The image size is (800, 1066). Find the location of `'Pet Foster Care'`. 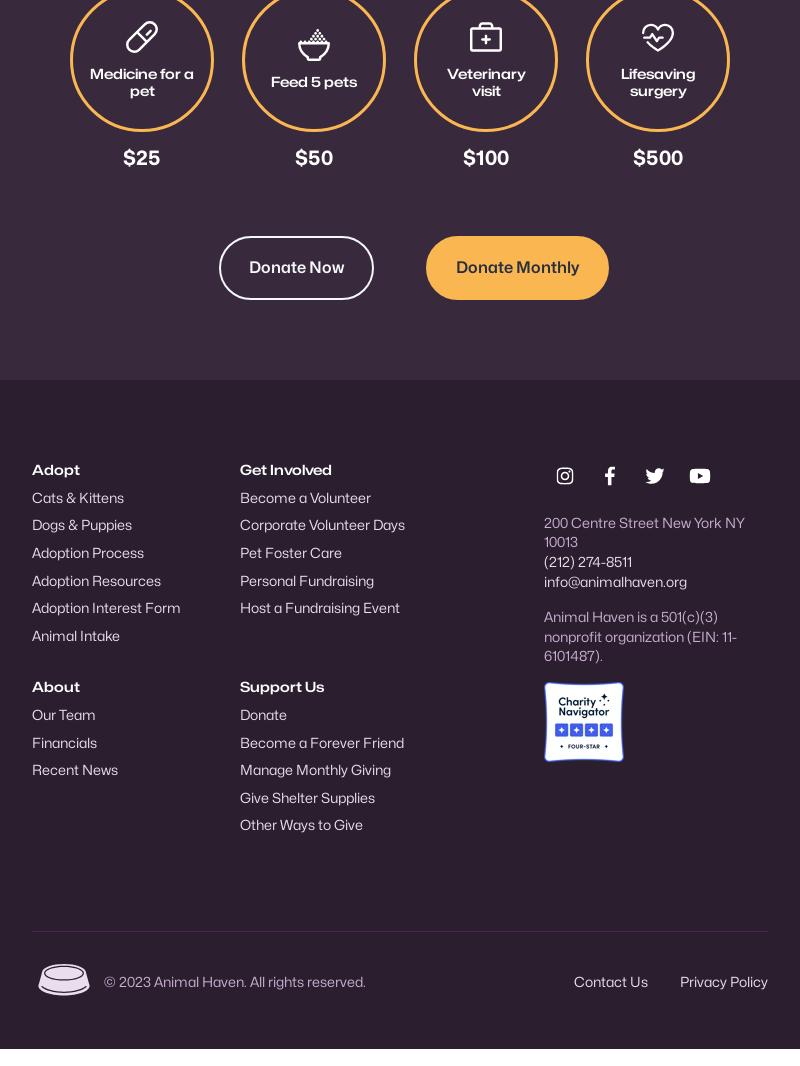

'Pet Foster Care' is located at coordinates (291, 550).